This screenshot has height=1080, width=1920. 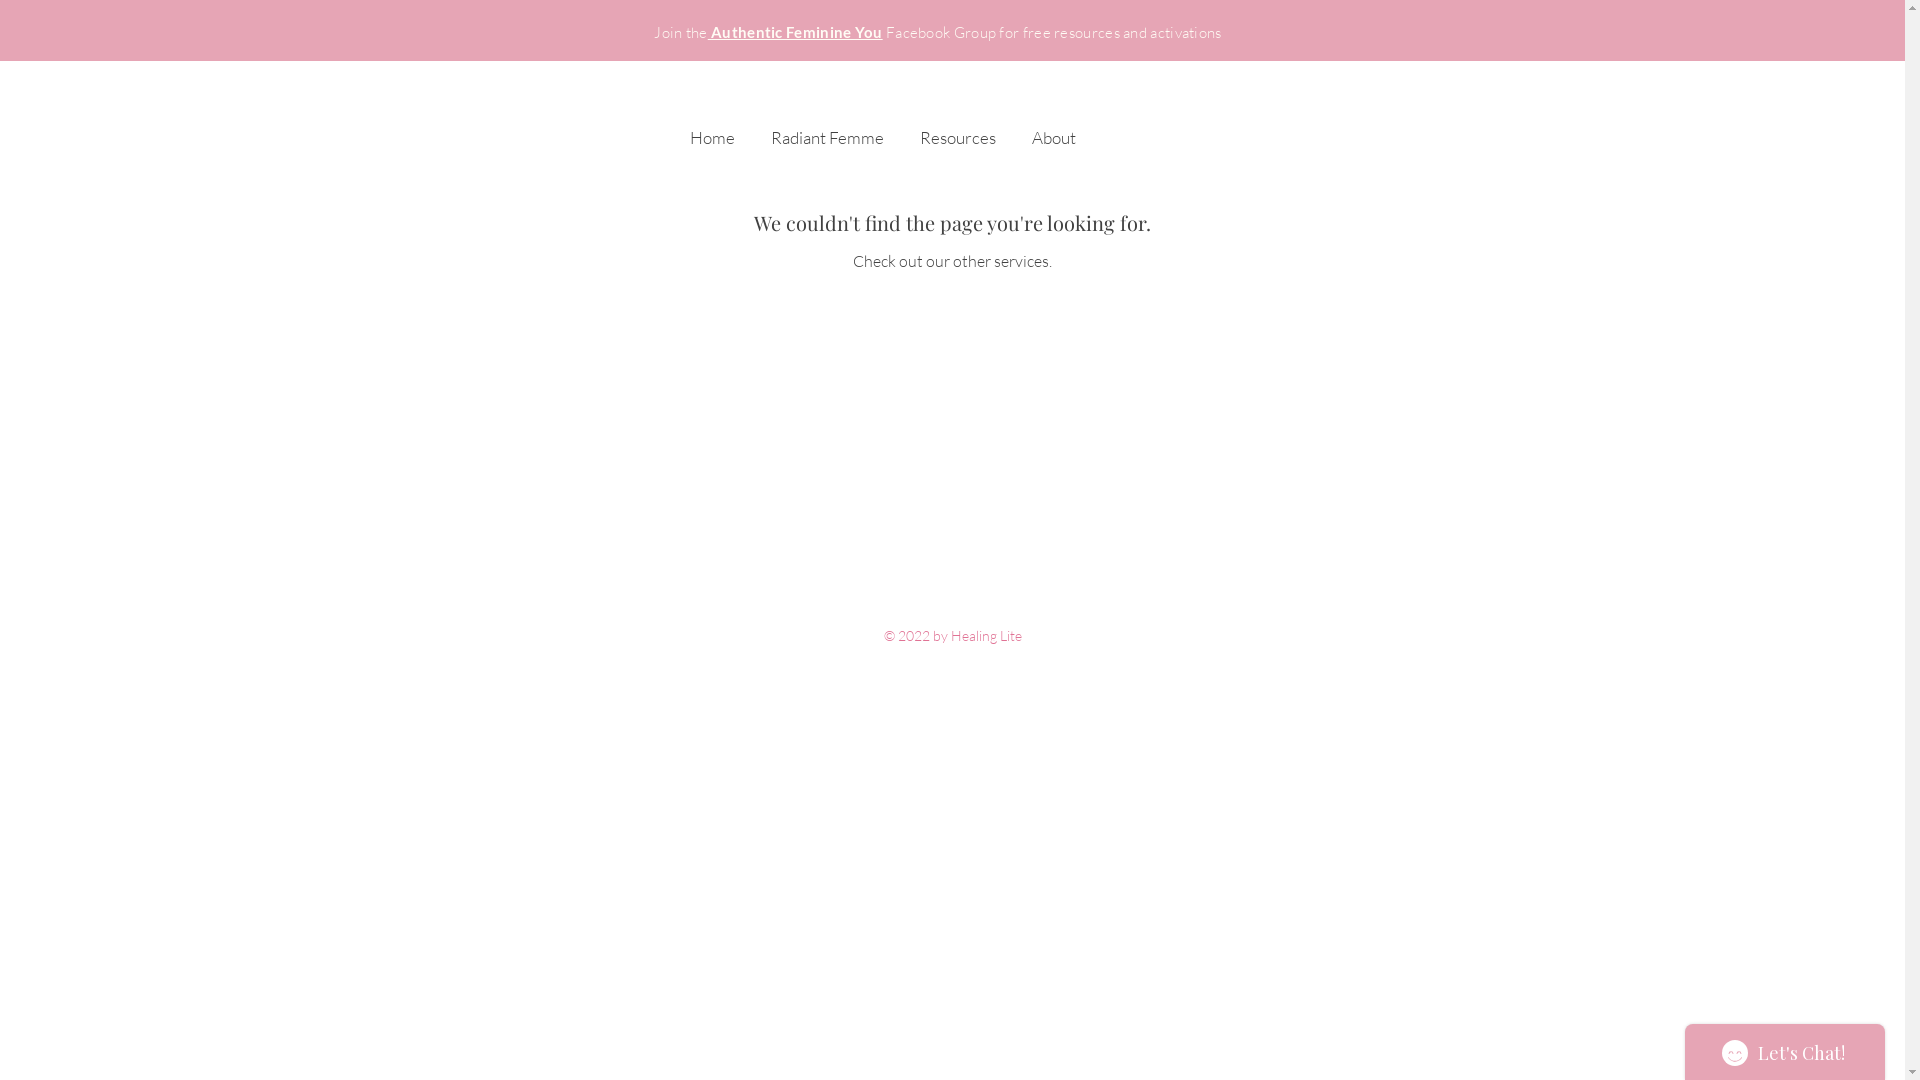 I want to click on 'Home', so click(x=712, y=128).